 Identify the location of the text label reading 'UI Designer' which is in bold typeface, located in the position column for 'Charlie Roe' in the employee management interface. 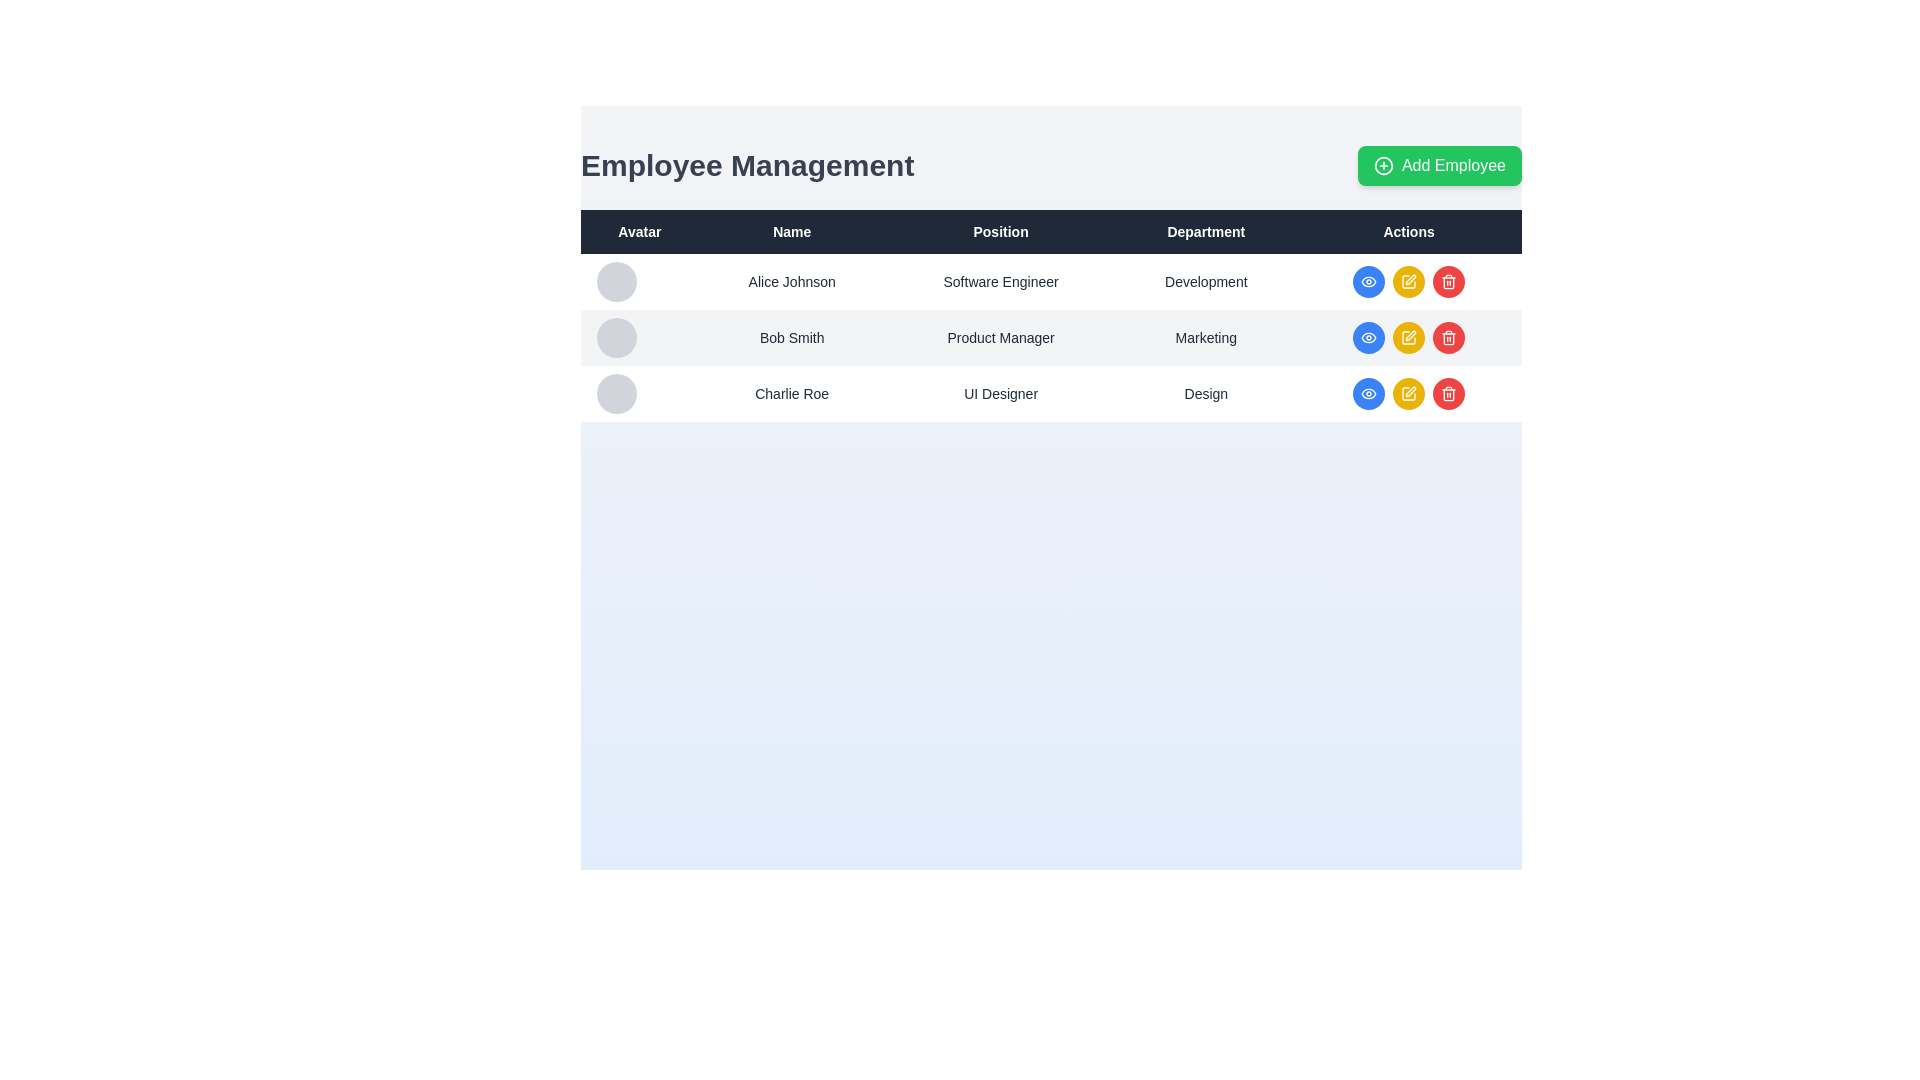
(1001, 393).